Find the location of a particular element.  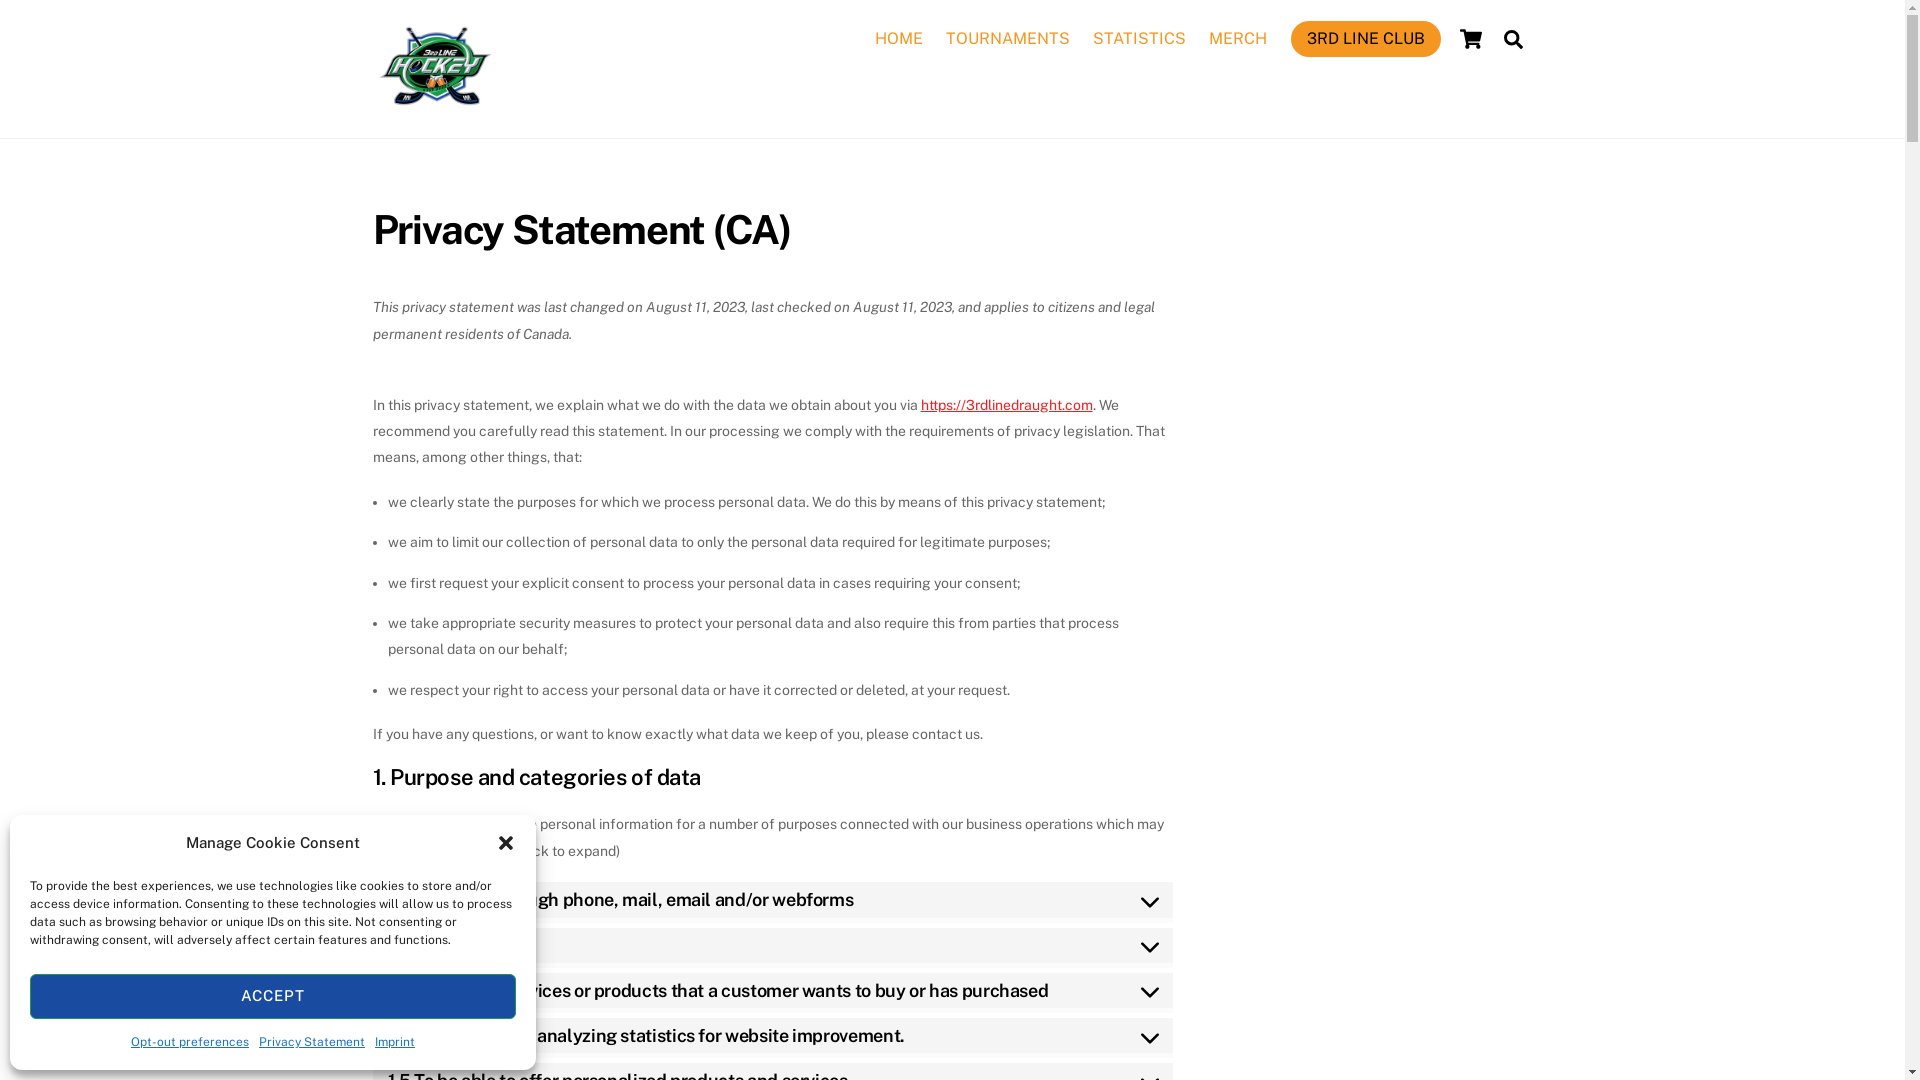

'STATISTICS' is located at coordinates (1140, 38).